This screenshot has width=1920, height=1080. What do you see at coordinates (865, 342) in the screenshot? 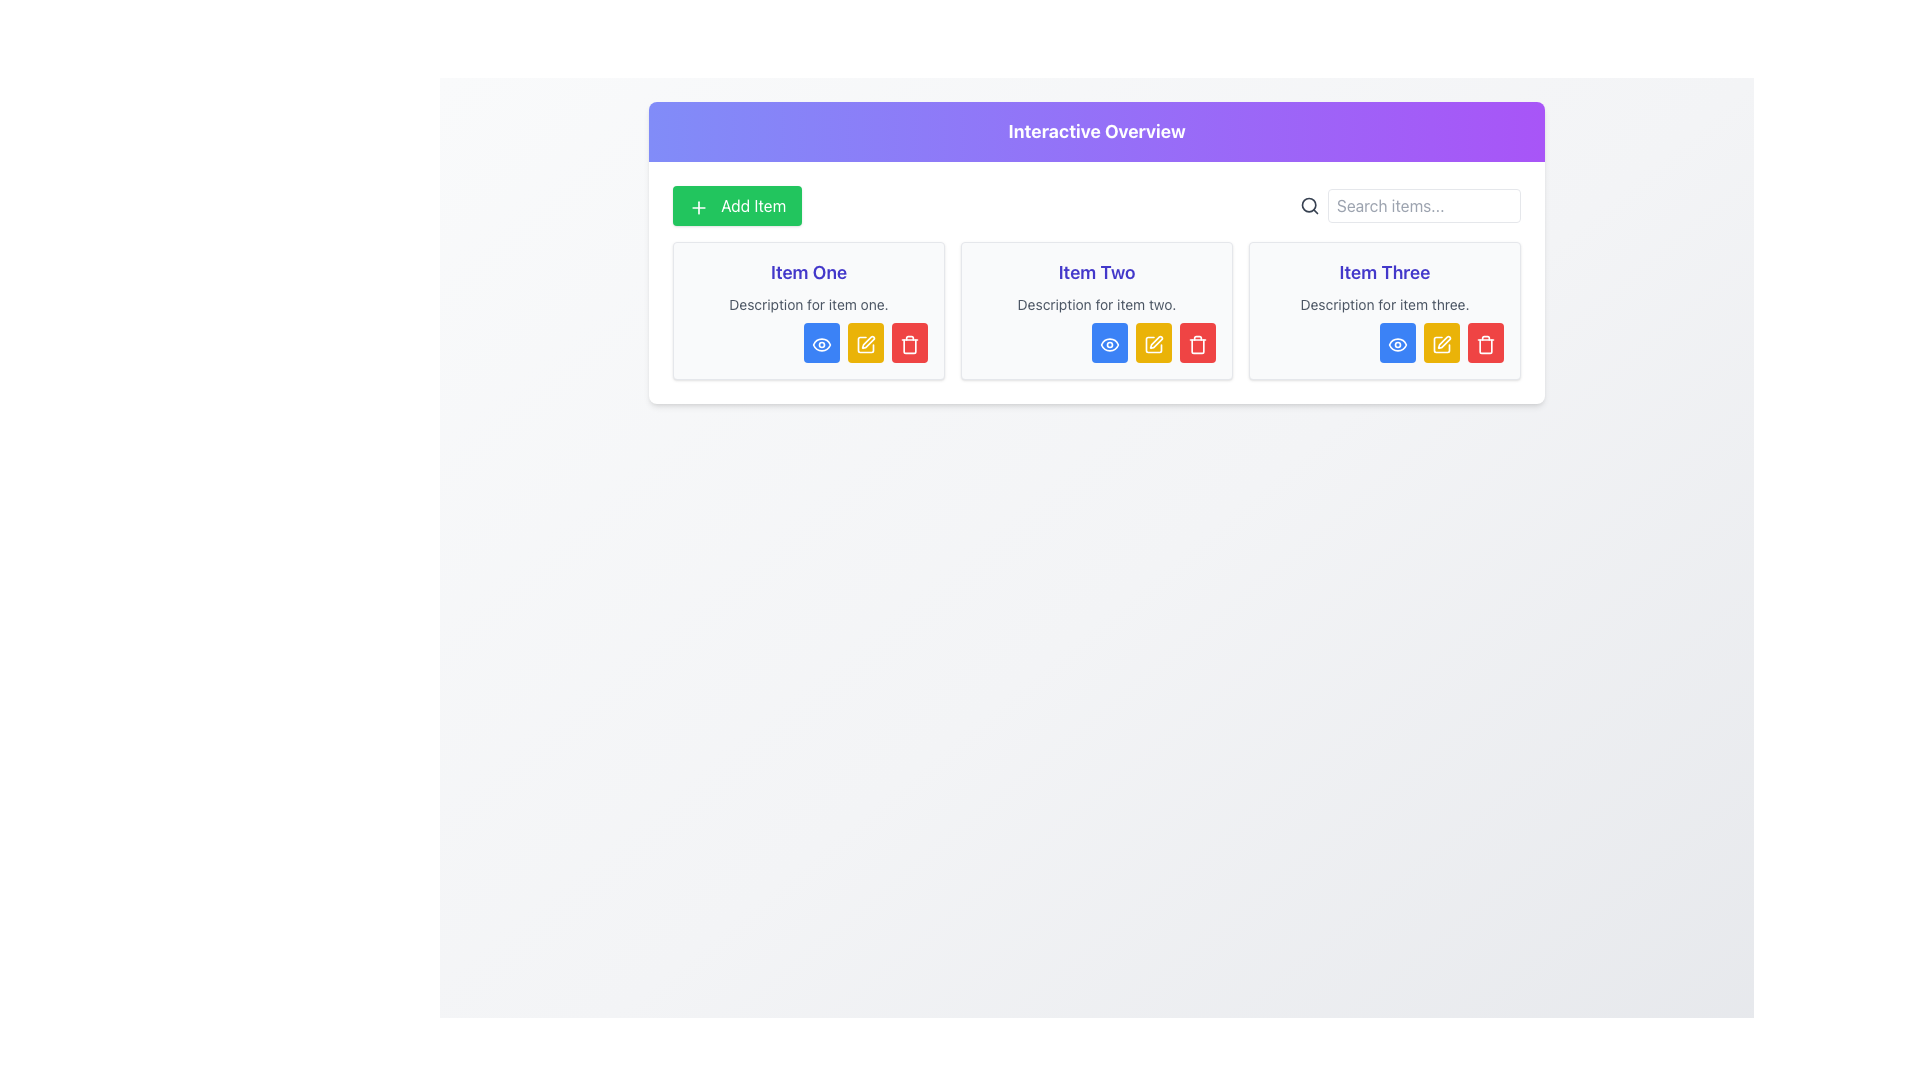
I see `the 'edit' action button located between the blue 'eye' button and the red 'trash' button under 'Item One'` at bounding box center [865, 342].